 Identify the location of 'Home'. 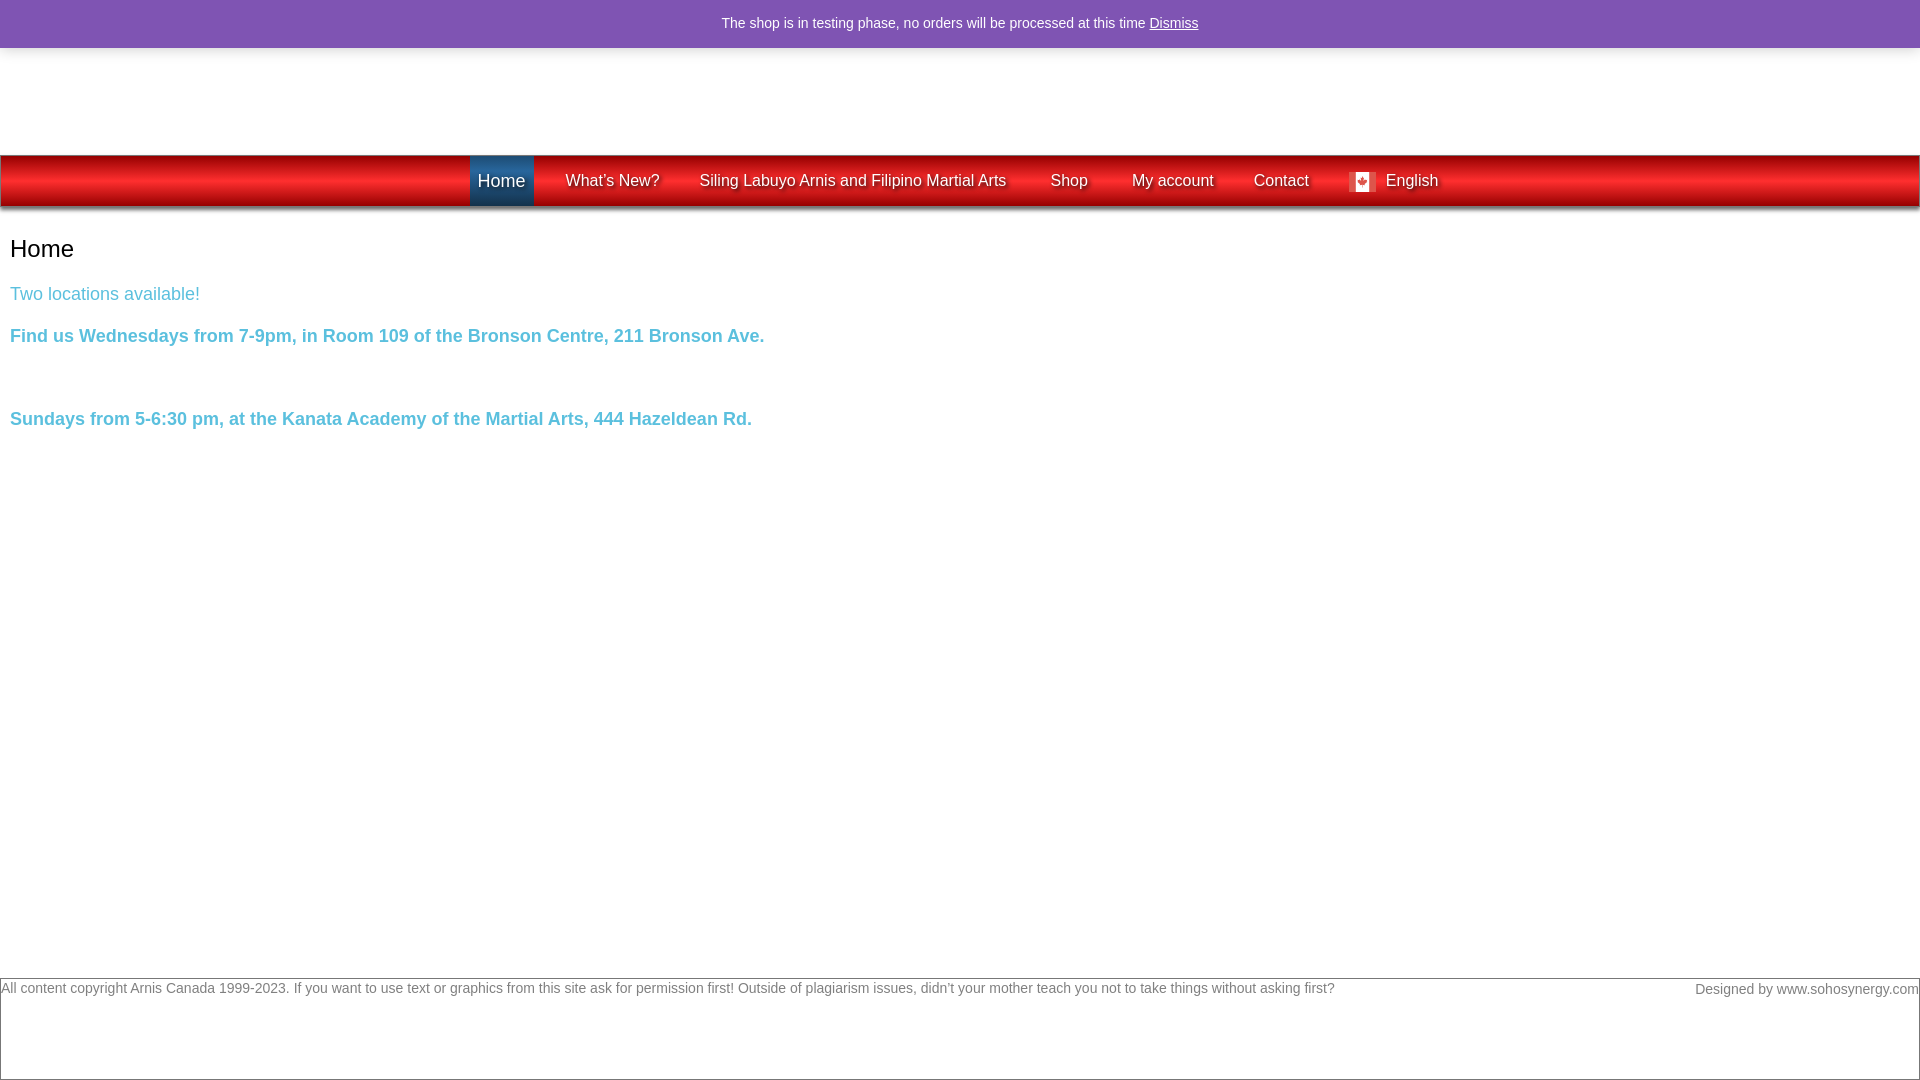
(502, 181).